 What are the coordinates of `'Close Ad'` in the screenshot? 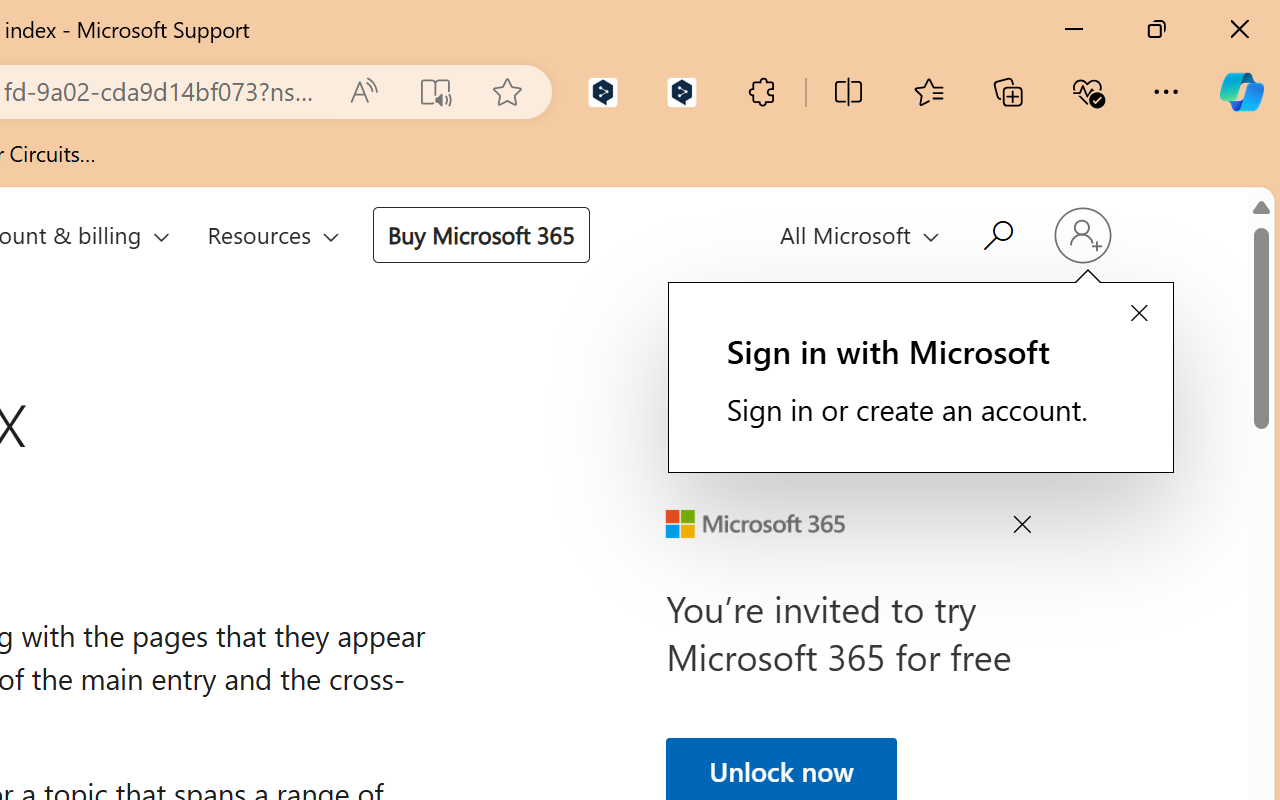 It's located at (1022, 527).